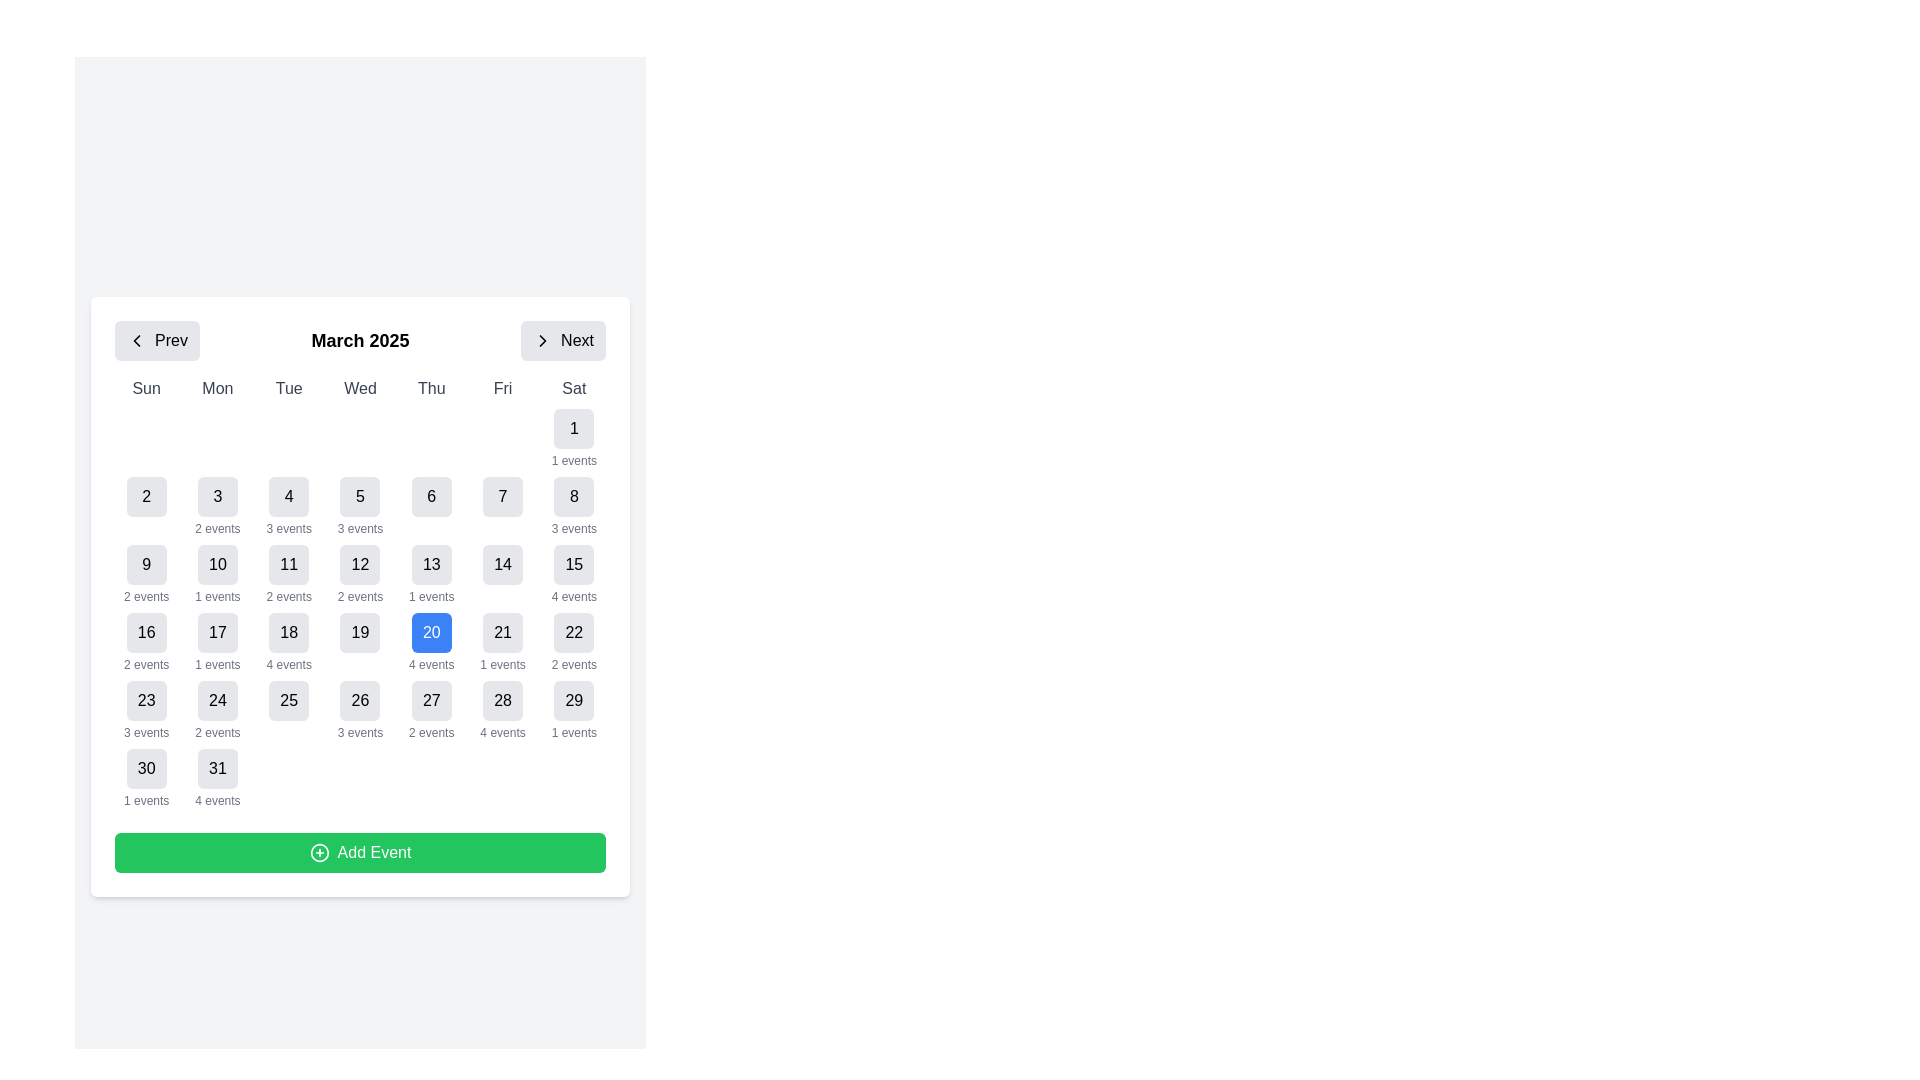  What do you see at coordinates (503, 732) in the screenshot?
I see `the informational text label that indicates the number of scheduled events for the associated day in the calendar, located below the primary button '28' in the bottom-right of the calendar view` at bounding box center [503, 732].